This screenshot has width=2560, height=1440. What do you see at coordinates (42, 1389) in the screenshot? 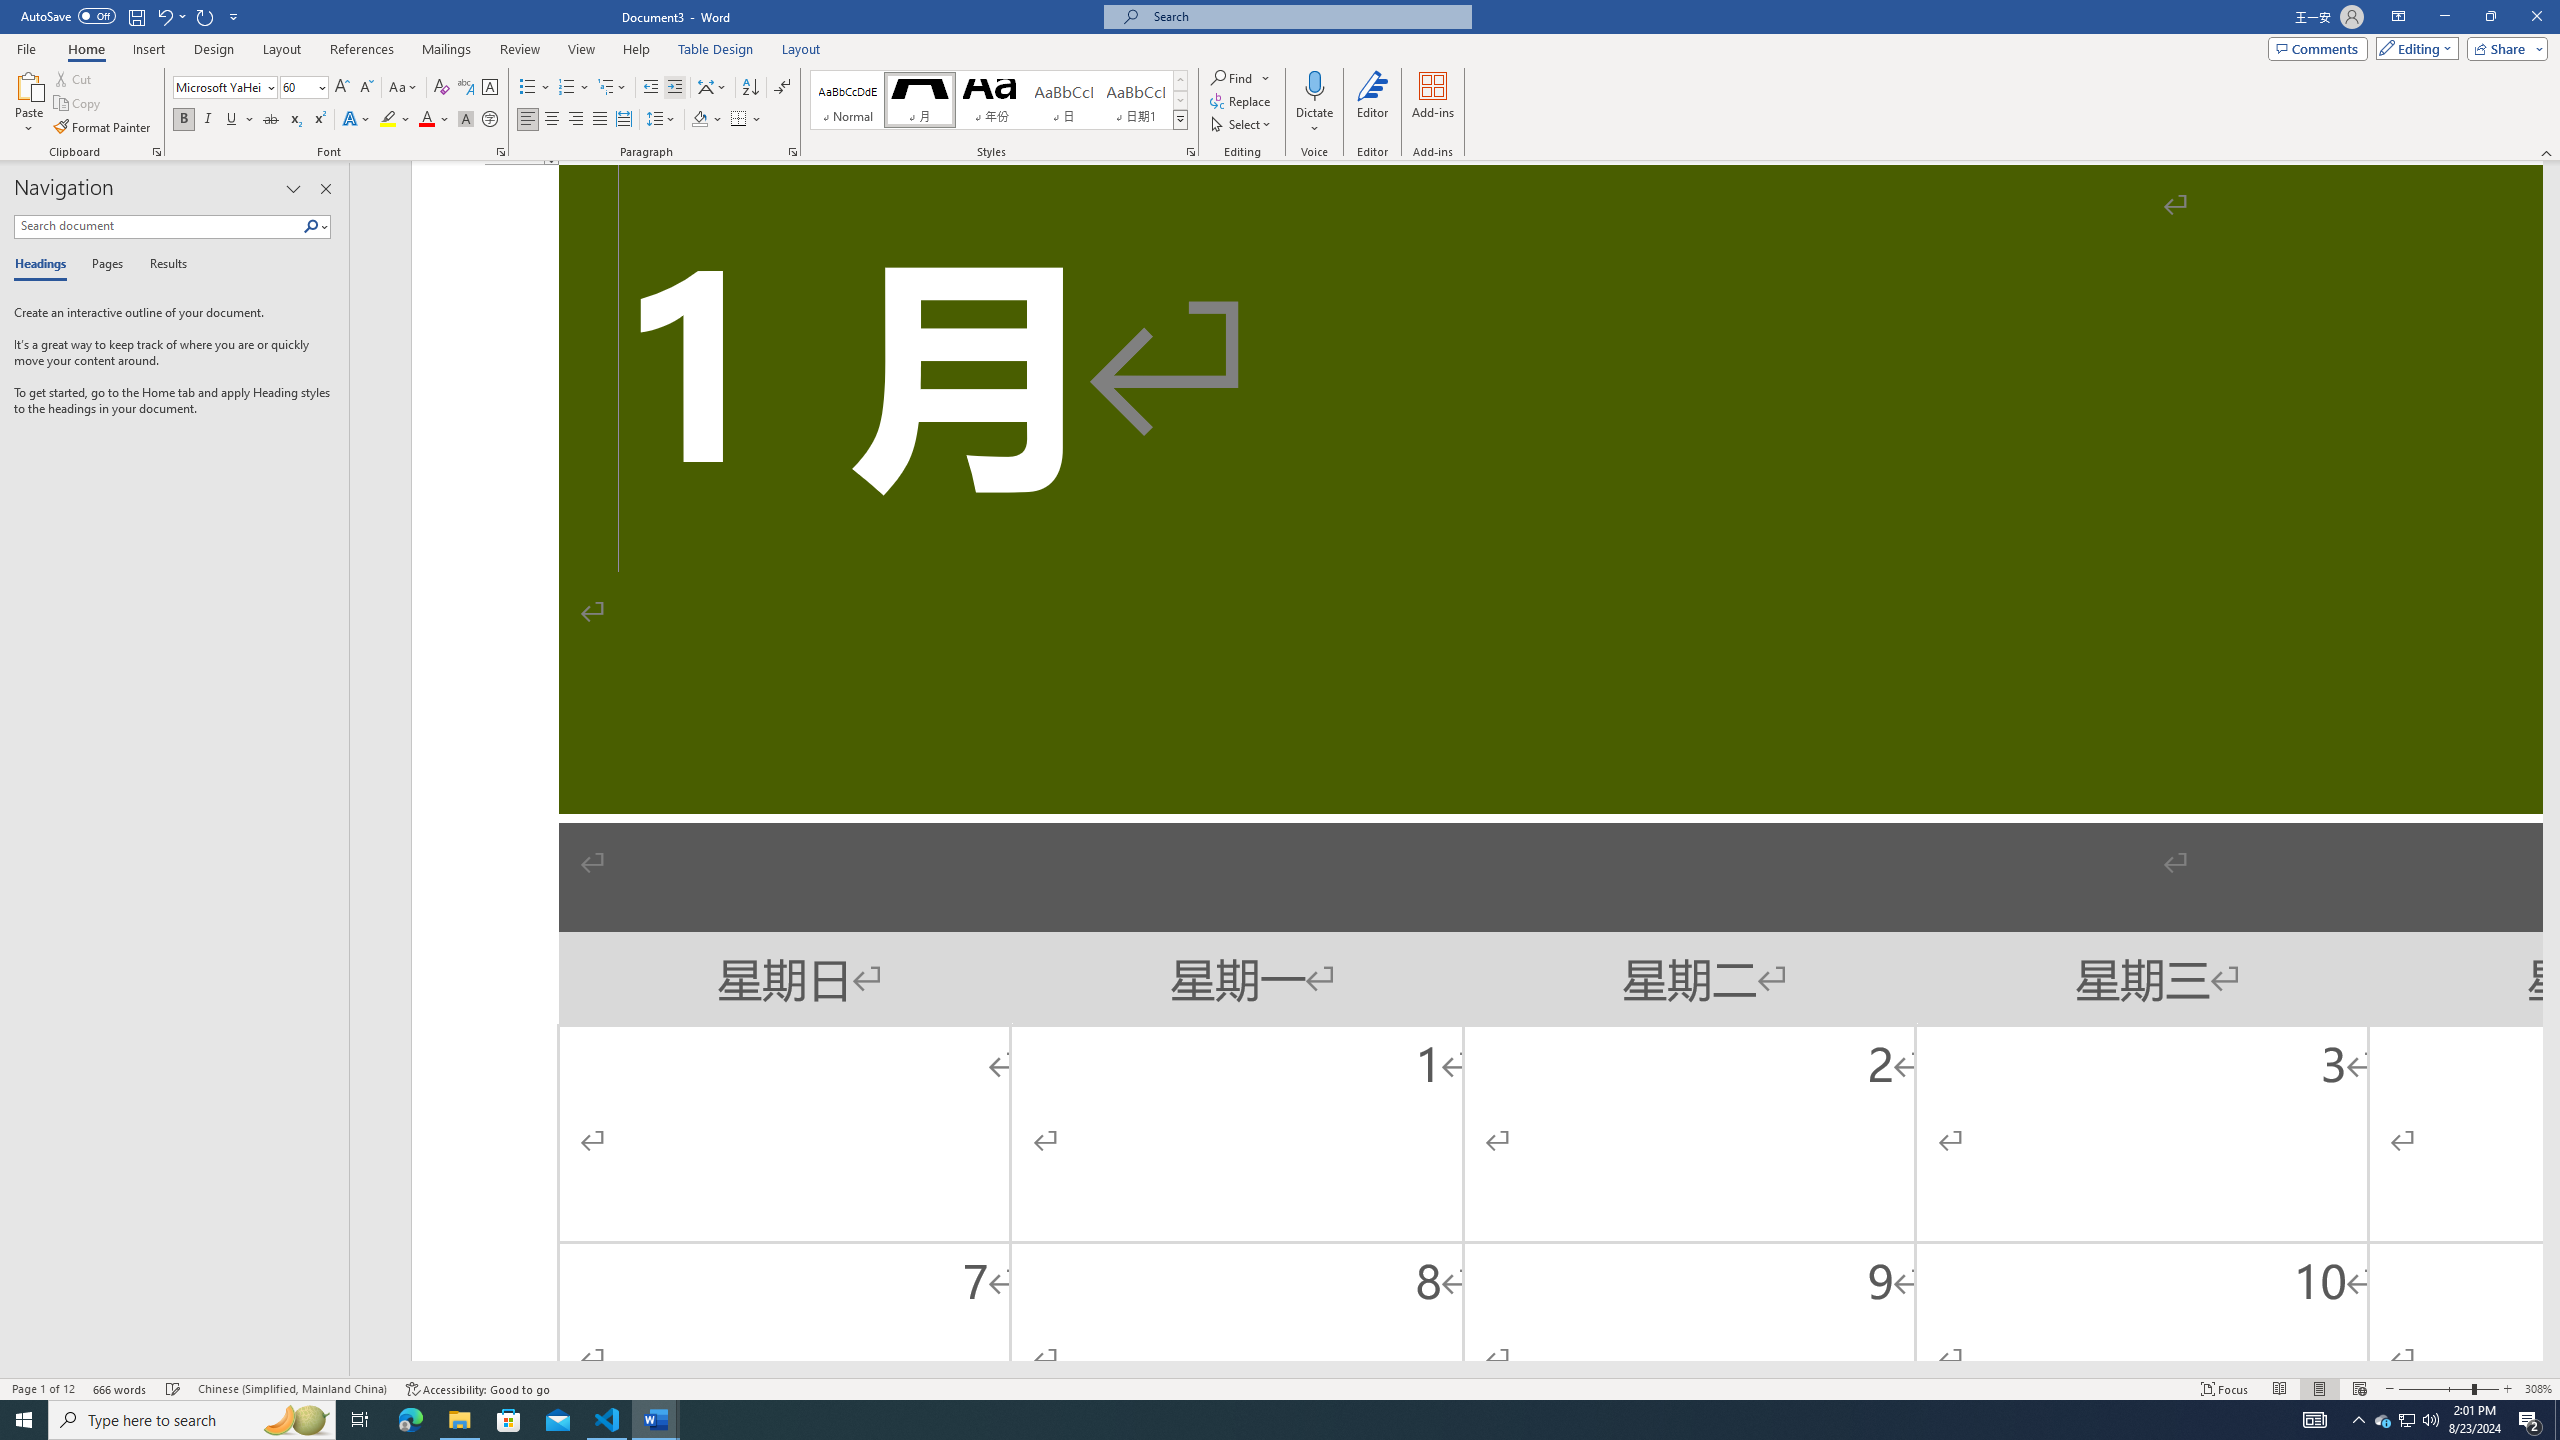
I see `'Page Number Page 1 of 12'` at bounding box center [42, 1389].